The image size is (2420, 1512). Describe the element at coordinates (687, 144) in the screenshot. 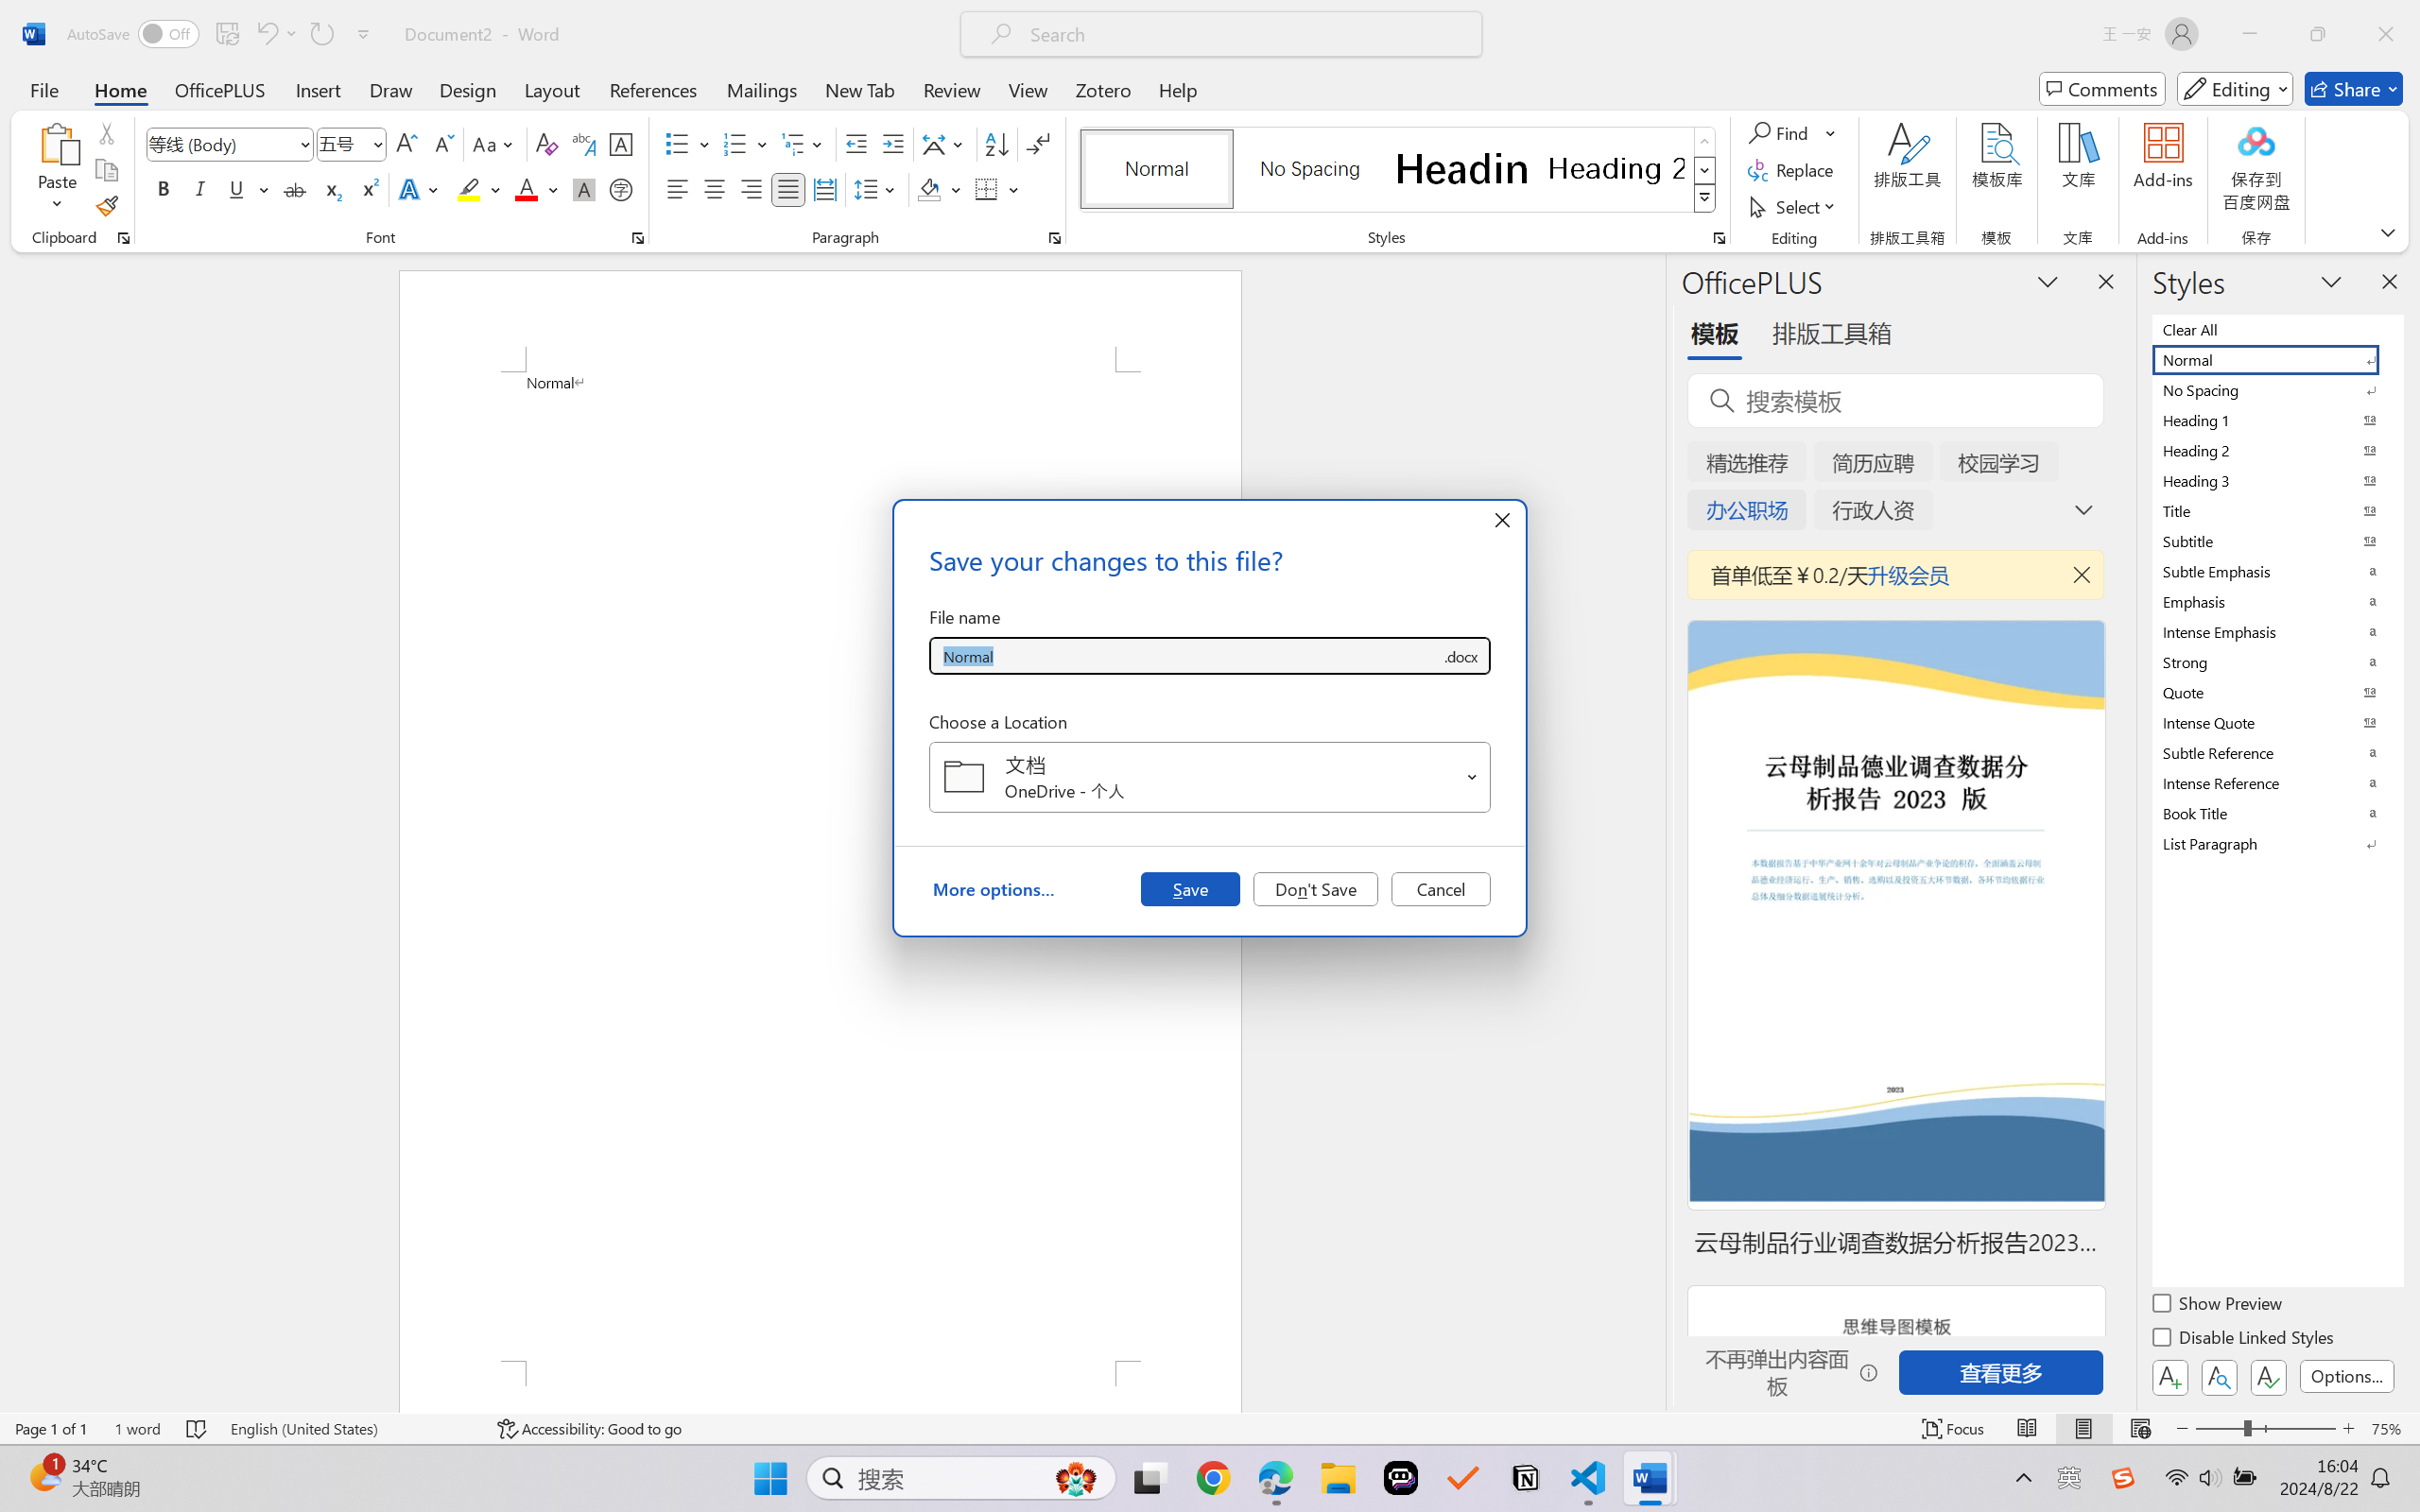

I see `'Bullets'` at that location.